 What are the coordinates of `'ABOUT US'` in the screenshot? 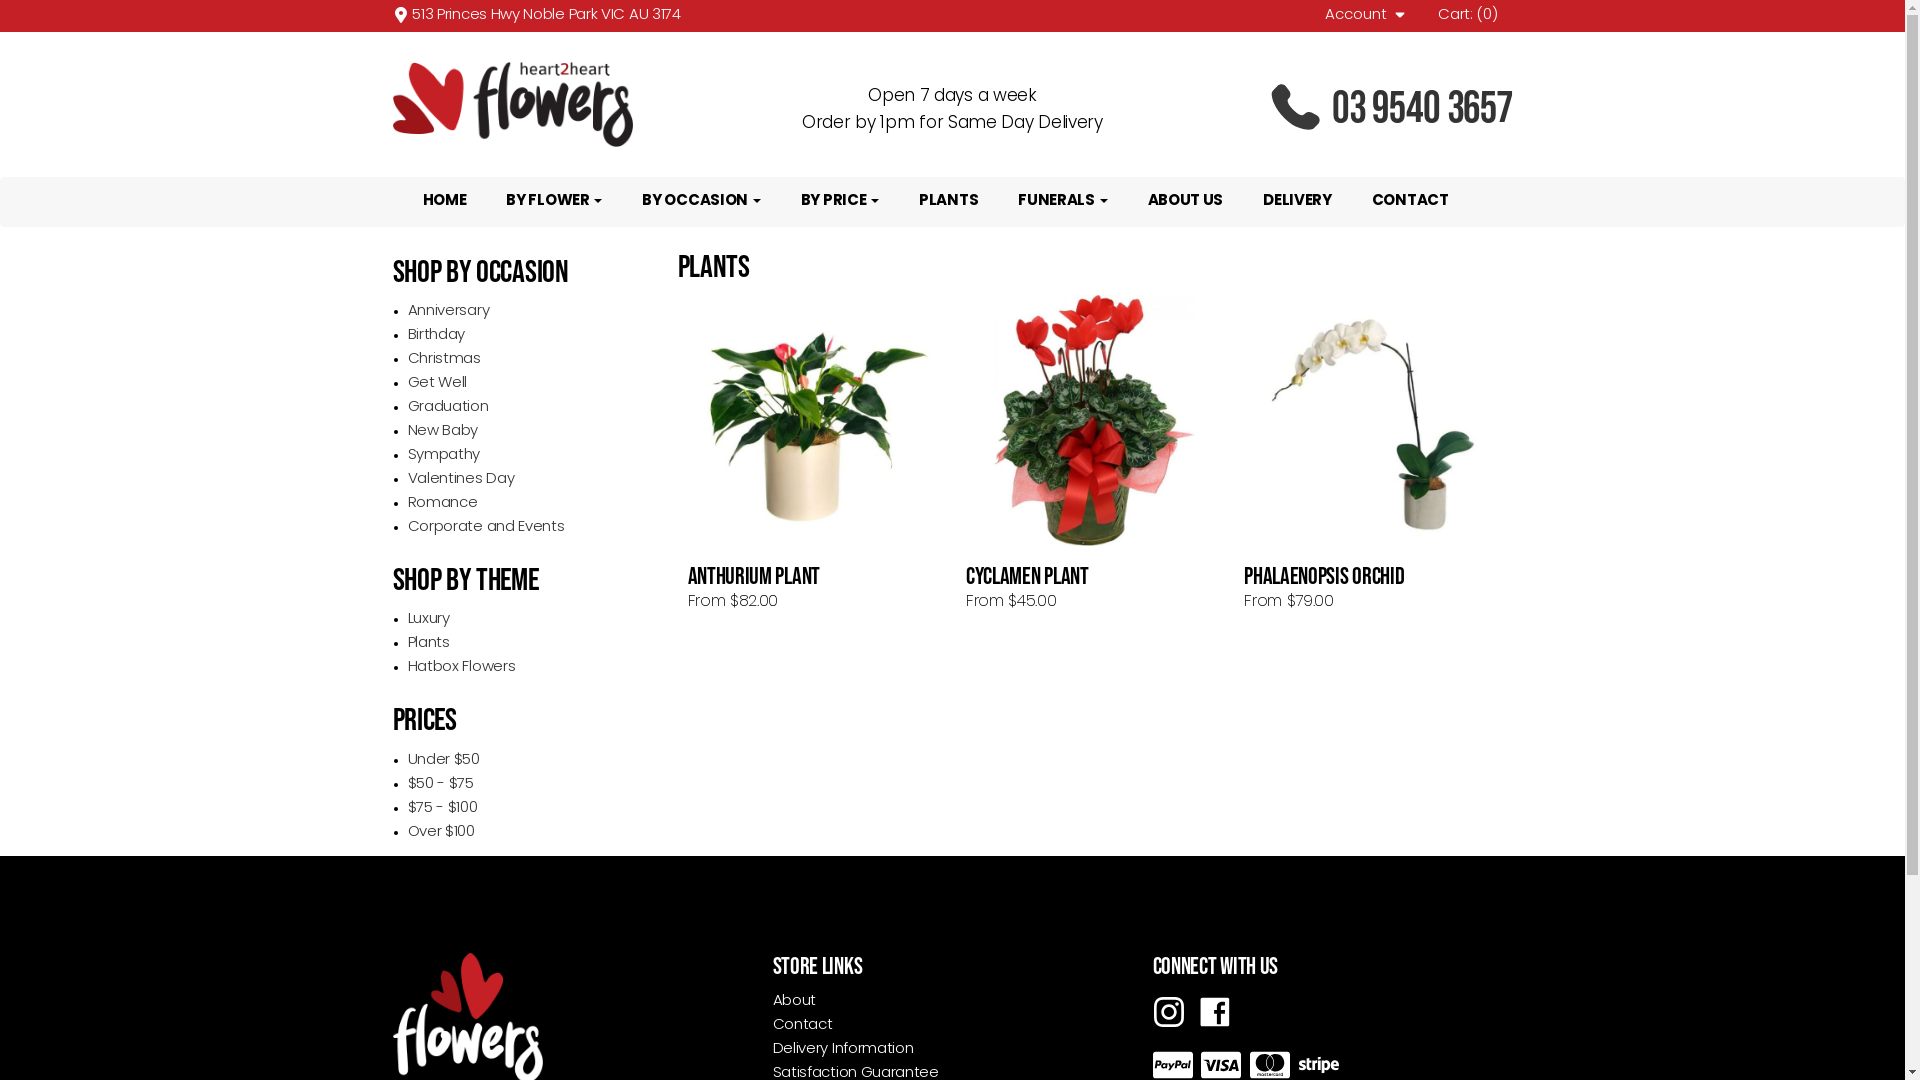 It's located at (1128, 201).